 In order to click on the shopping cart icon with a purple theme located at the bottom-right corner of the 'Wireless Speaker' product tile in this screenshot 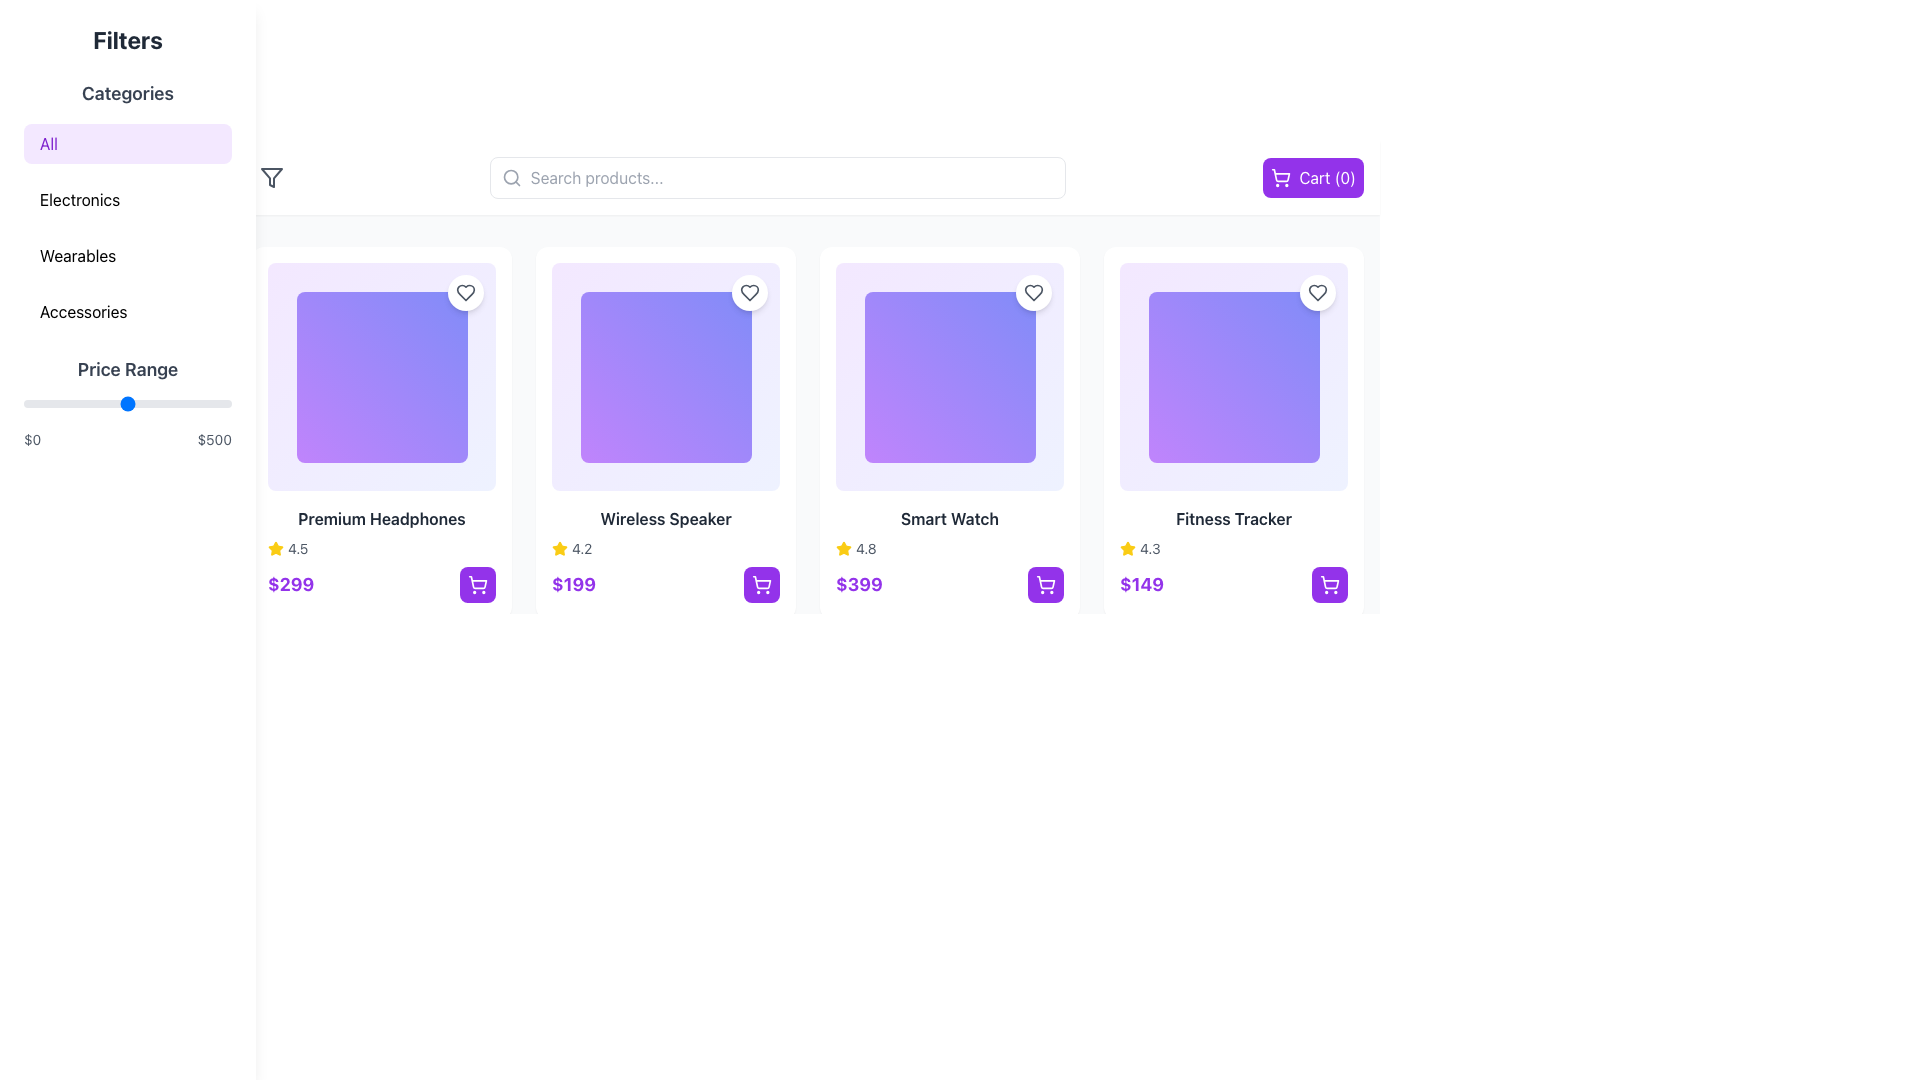, I will do `click(761, 582)`.